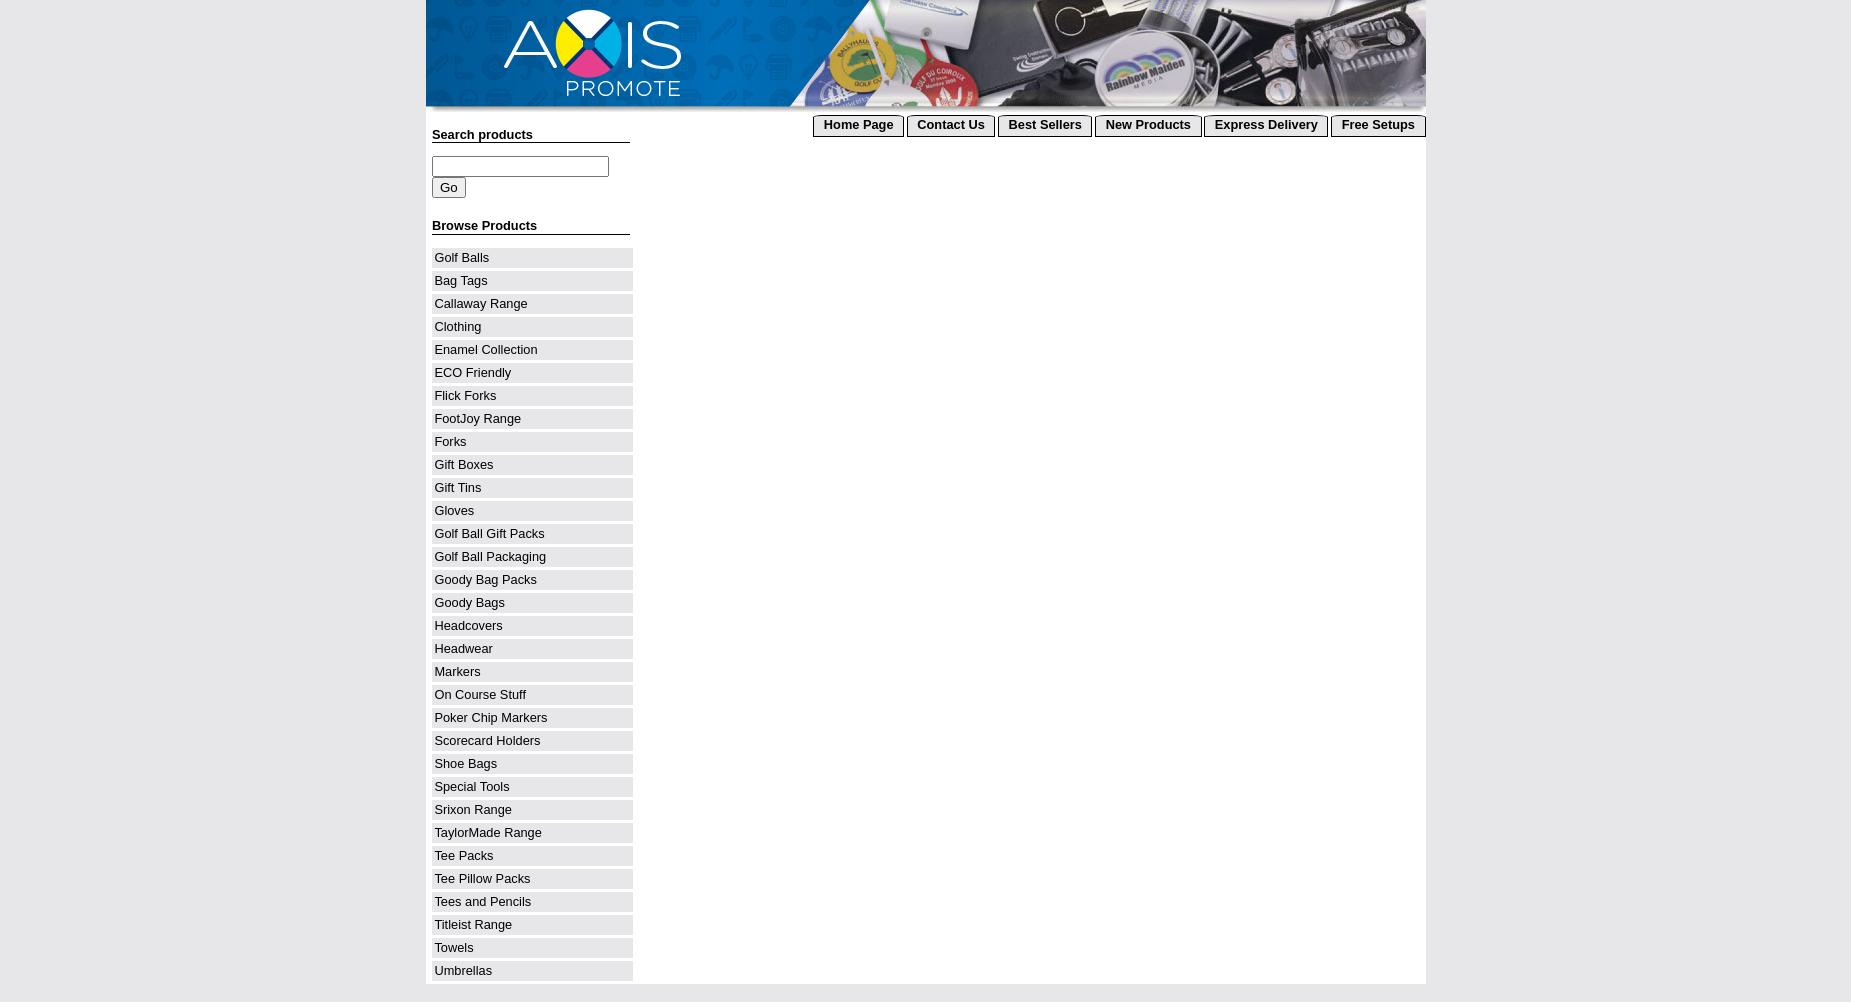 The height and width of the screenshot is (1002, 1851). What do you see at coordinates (434, 878) in the screenshot?
I see `'Tee Pillow Packs'` at bounding box center [434, 878].